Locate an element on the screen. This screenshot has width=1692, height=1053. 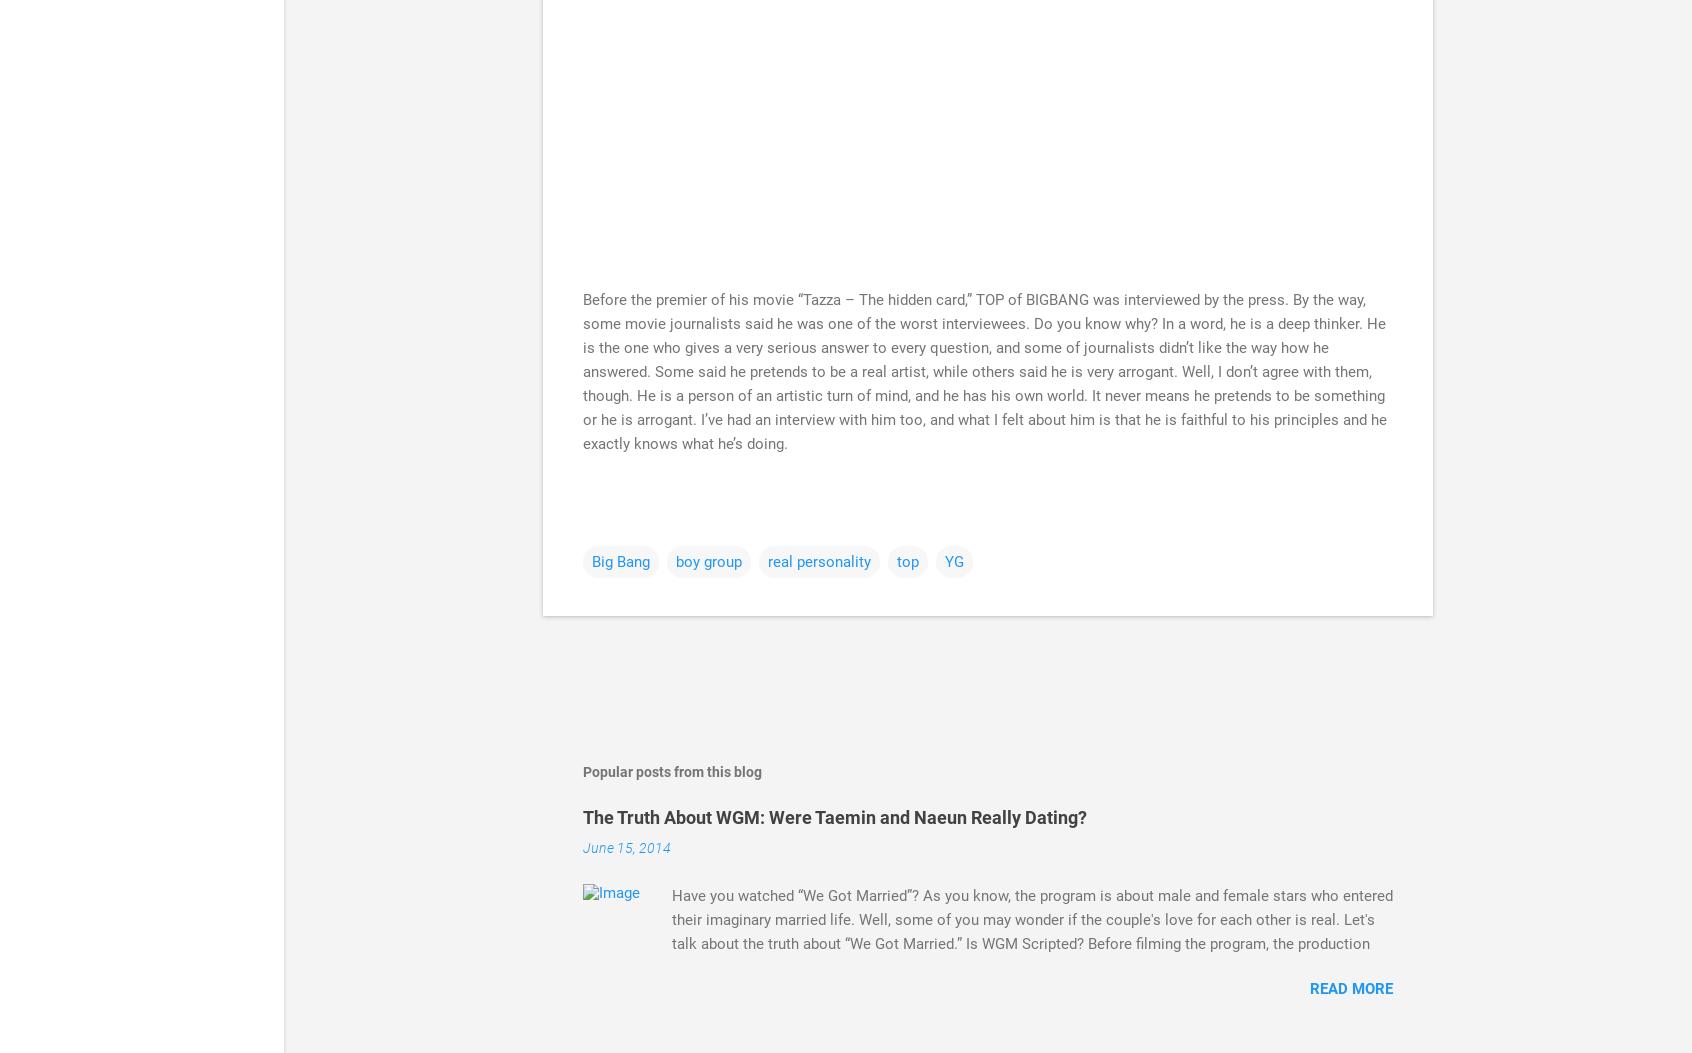
'Read more' is located at coordinates (1351, 988).